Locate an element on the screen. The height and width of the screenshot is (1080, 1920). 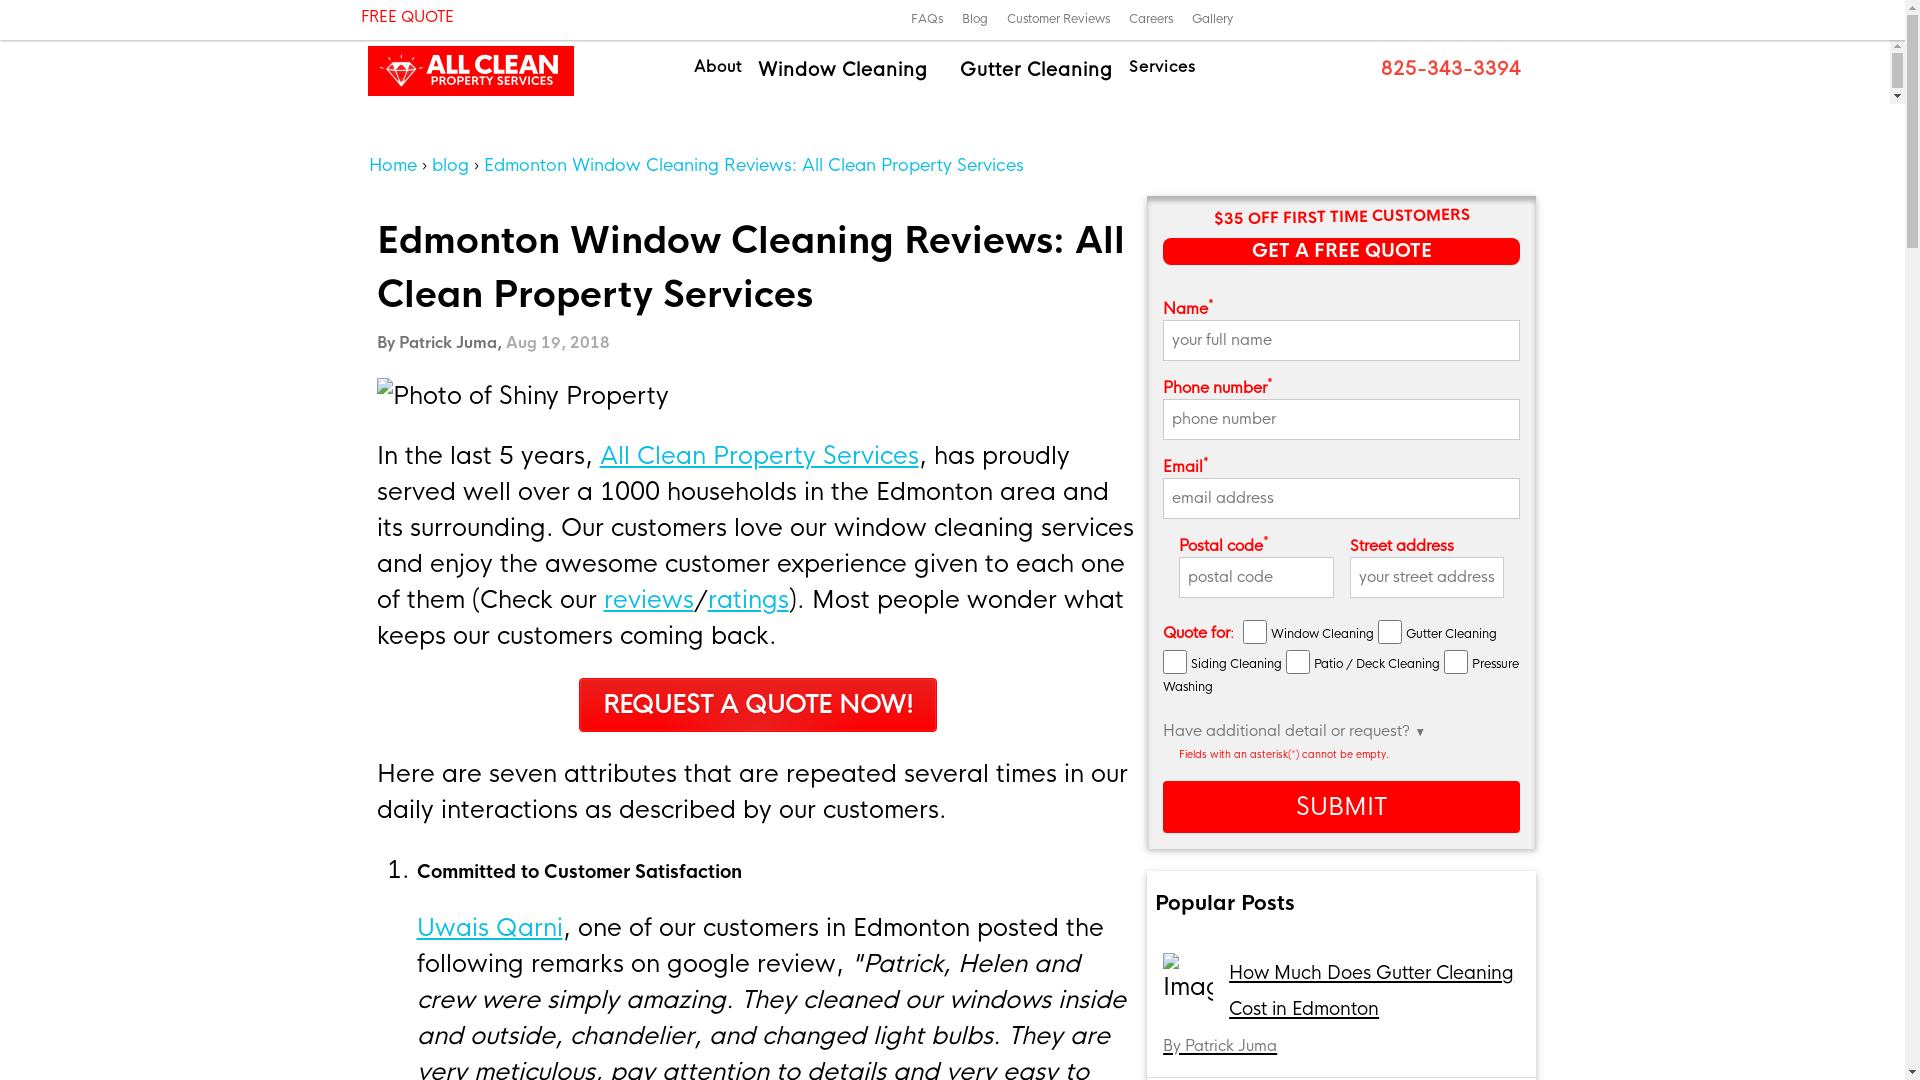
' FREE QUOTE' is located at coordinates (474, 17).